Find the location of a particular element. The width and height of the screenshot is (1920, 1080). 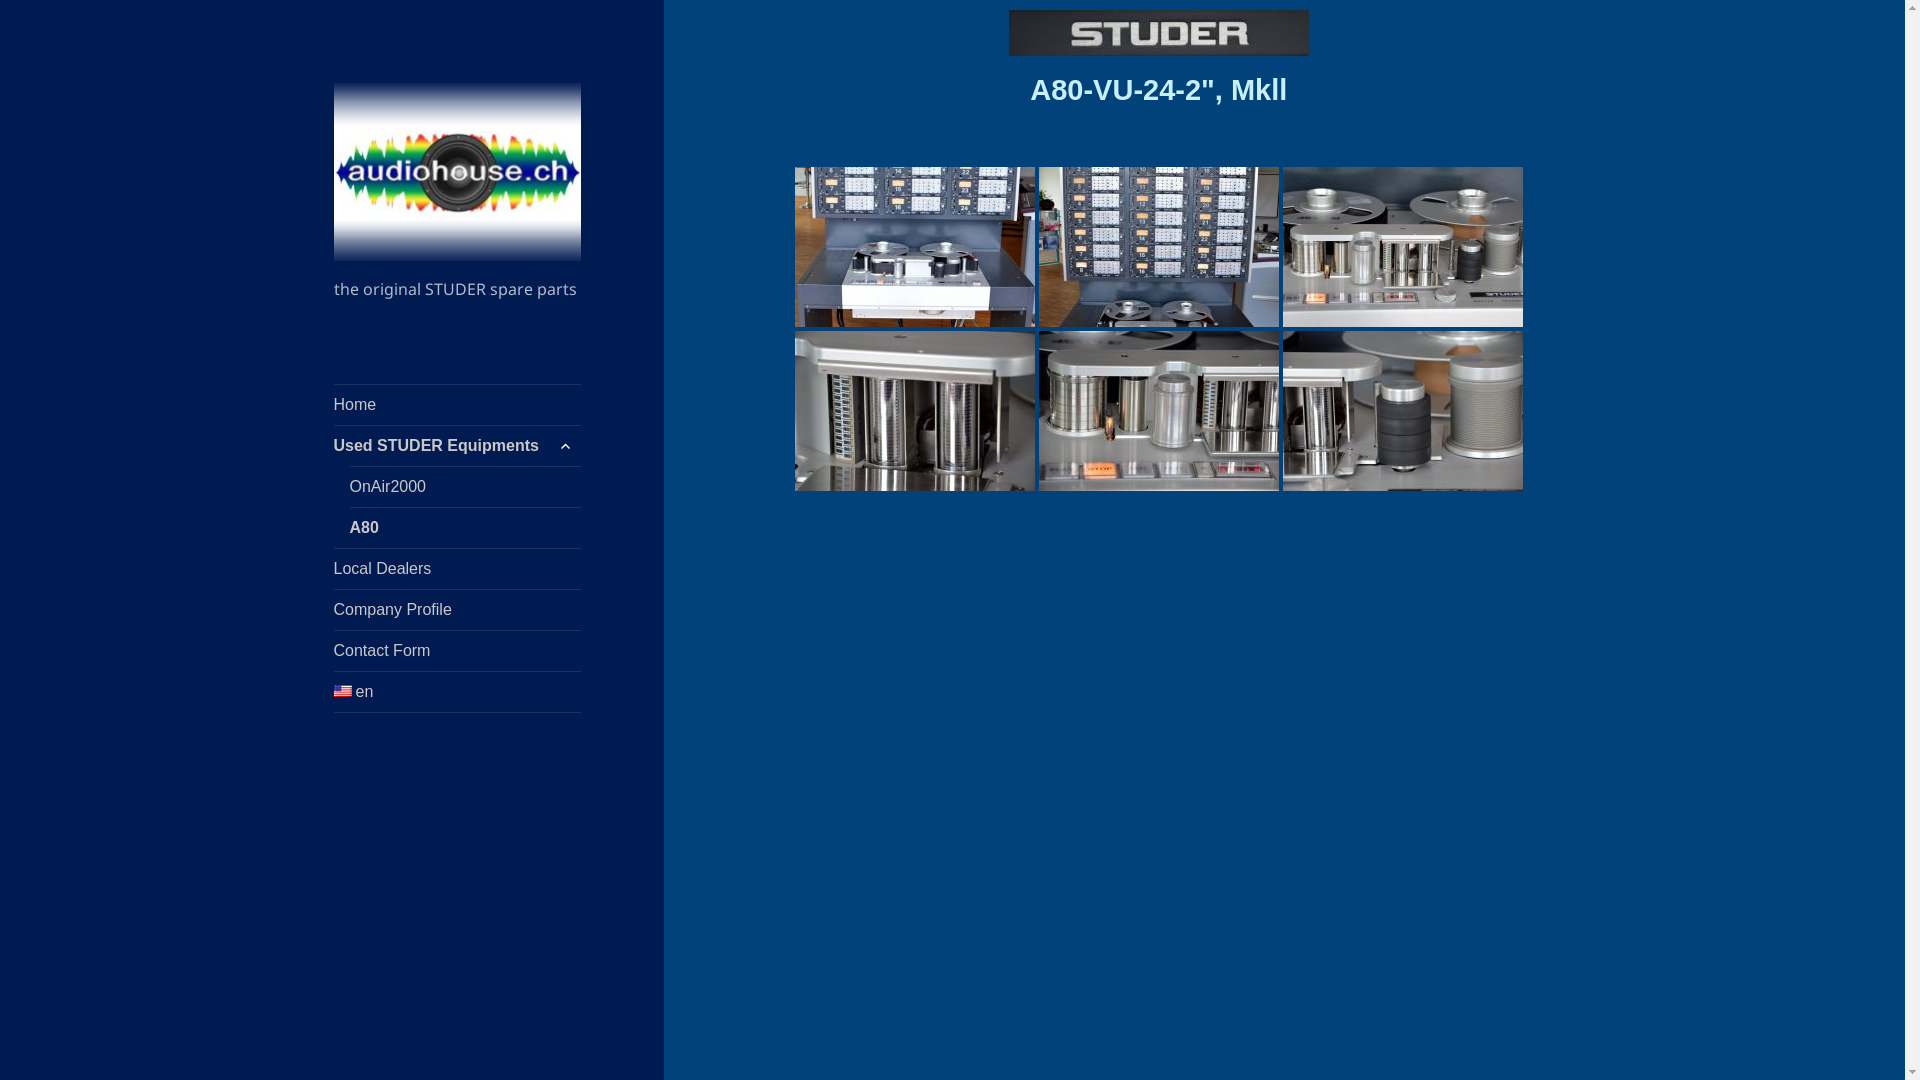

'OnAir2000' is located at coordinates (464, 486).